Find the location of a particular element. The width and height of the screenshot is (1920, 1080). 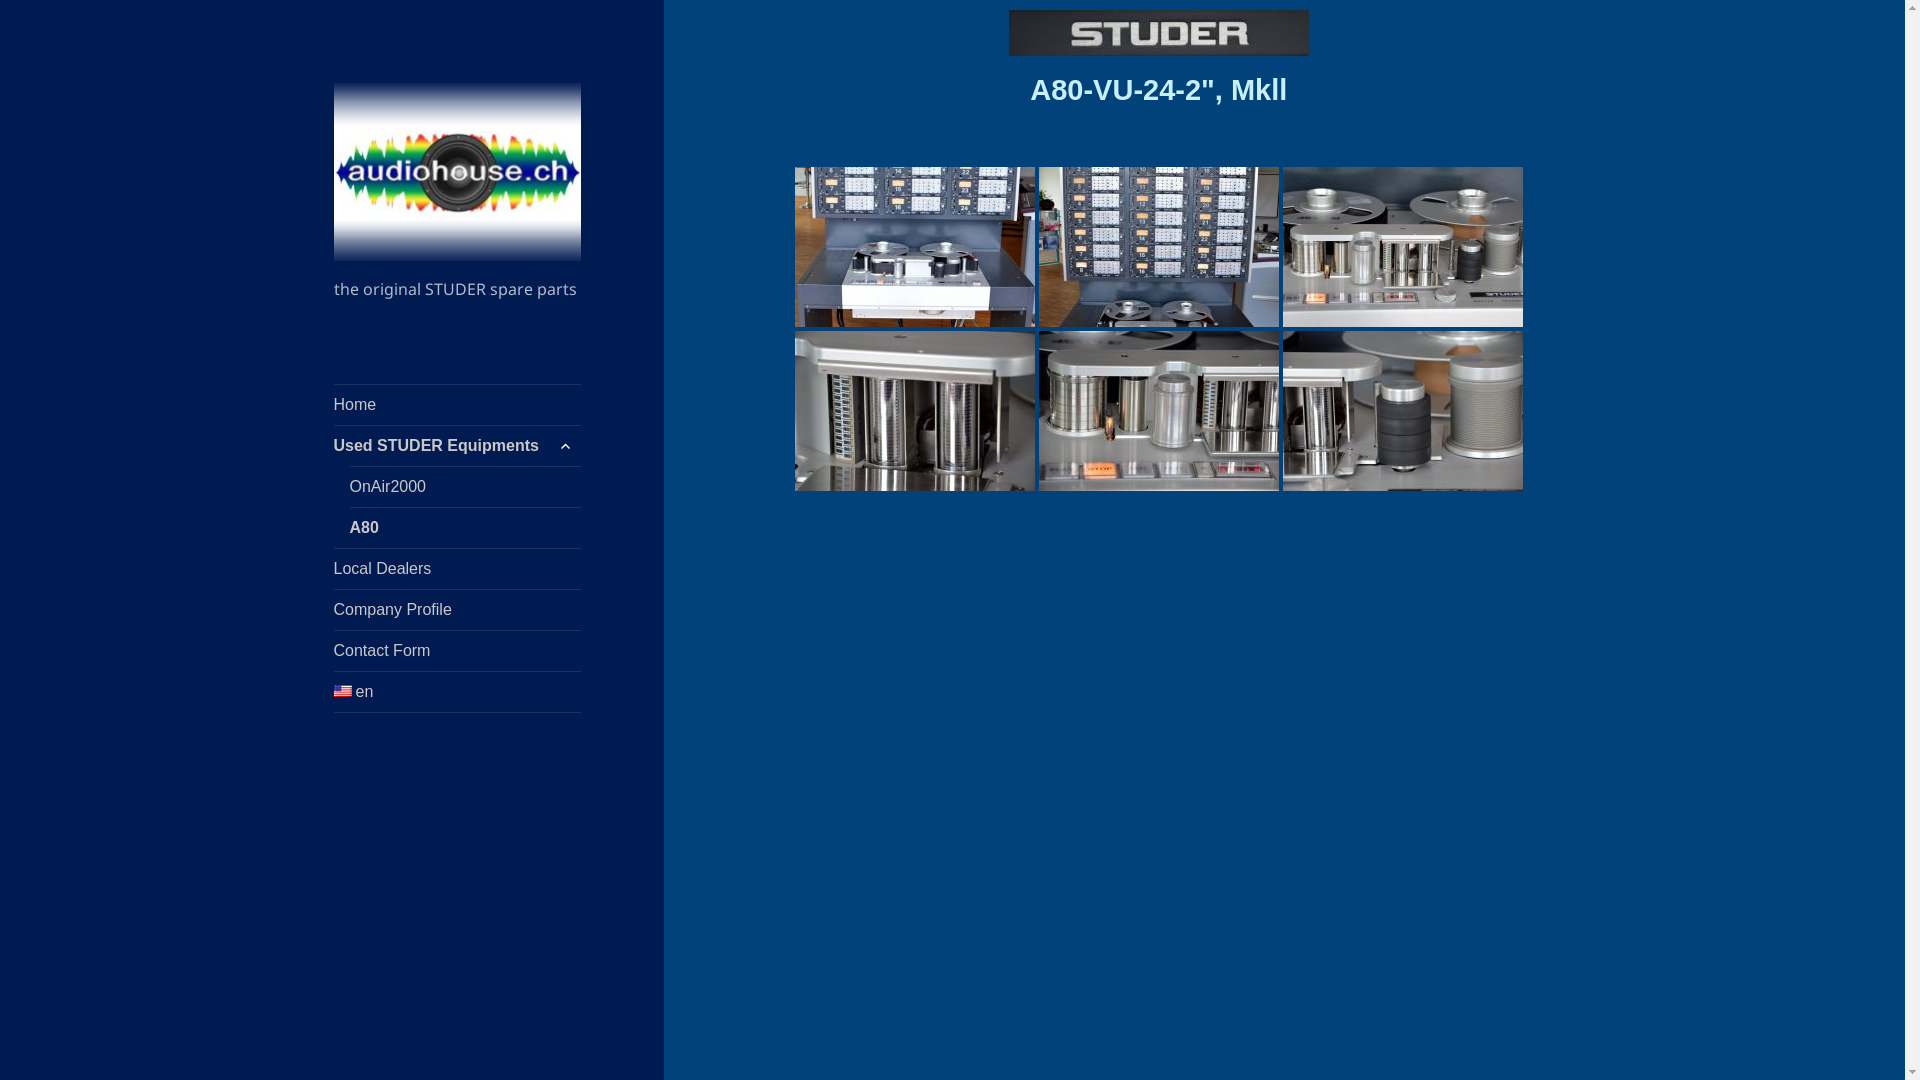

'OnAir2000' is located at coordinates (464, 486).